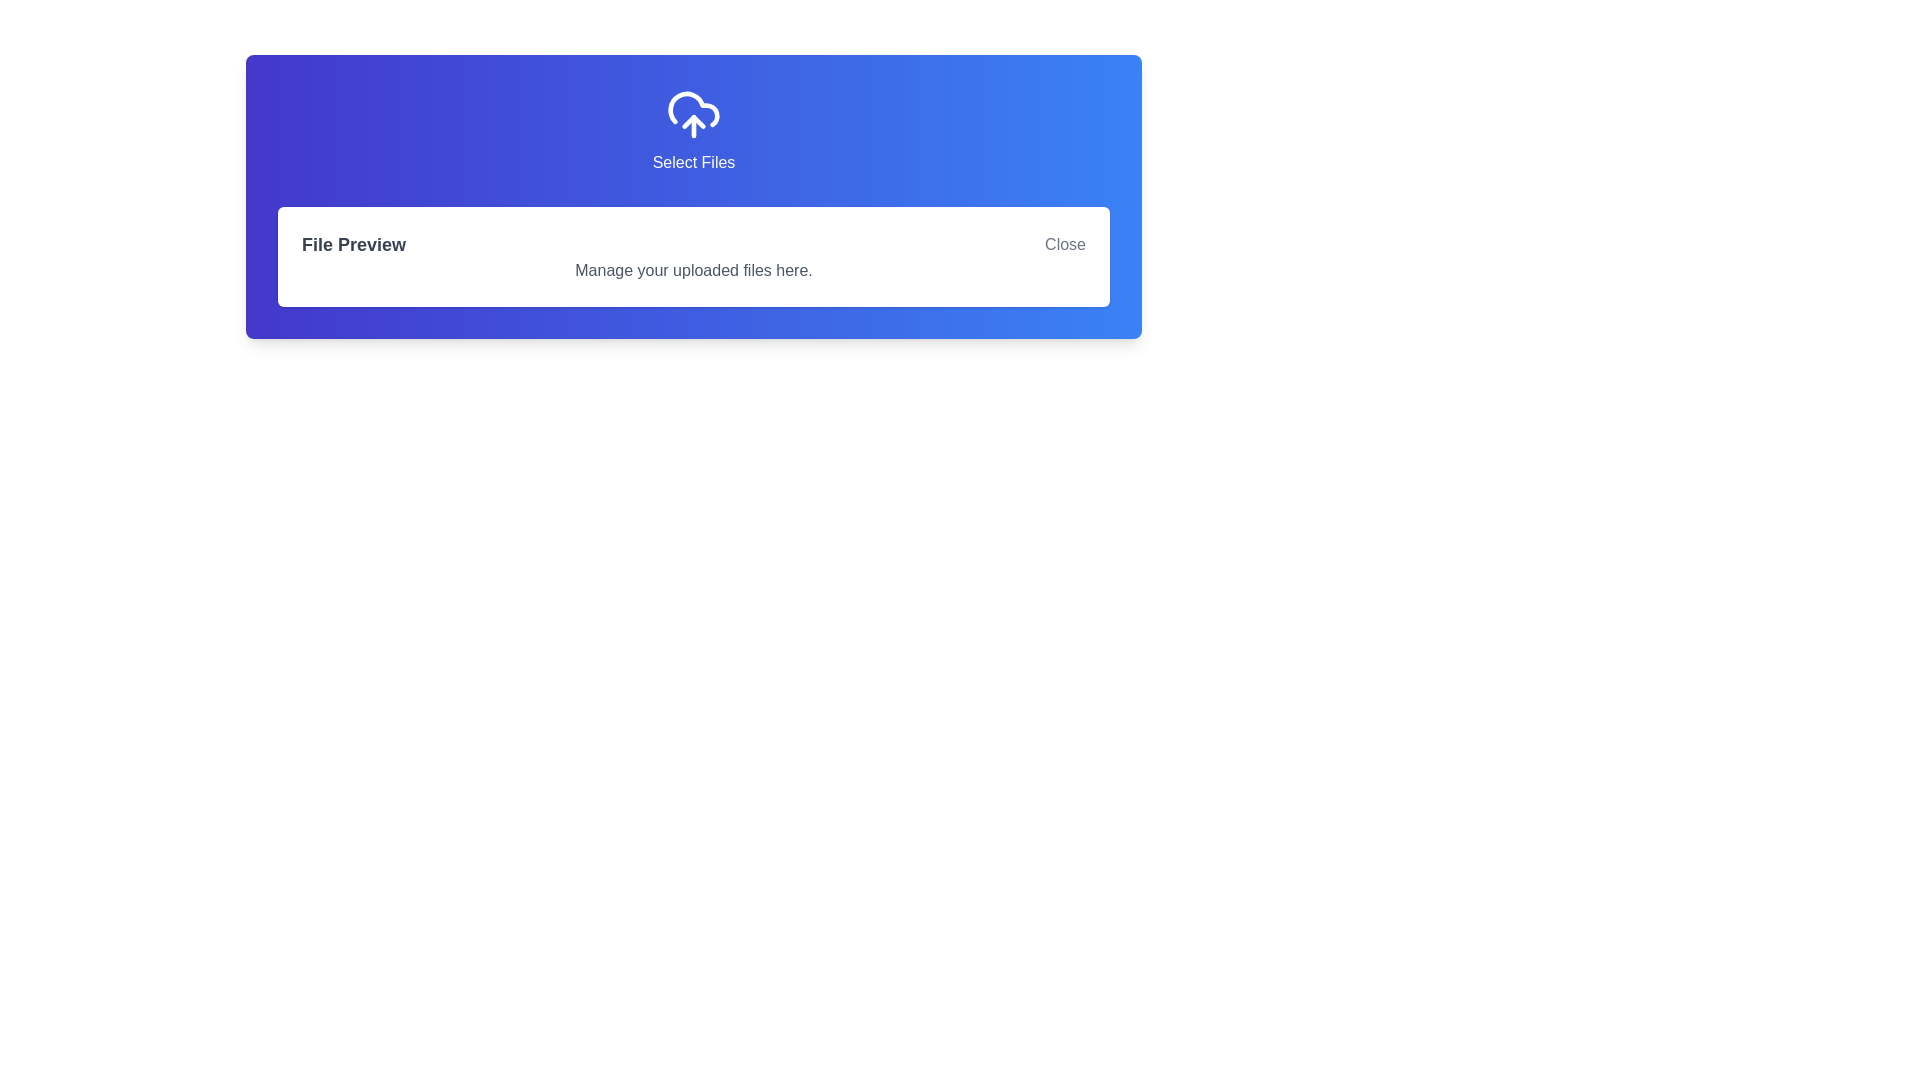 This screenshot has height=1080, width=1920. What do you see at coordinates (694, 161) in the screenshot?
I see `the 'Select Files' text display, which is styled in white font against a blue gradient background and located beneath a cloud icon with an upward arrow` at bounding box center [694, 161].